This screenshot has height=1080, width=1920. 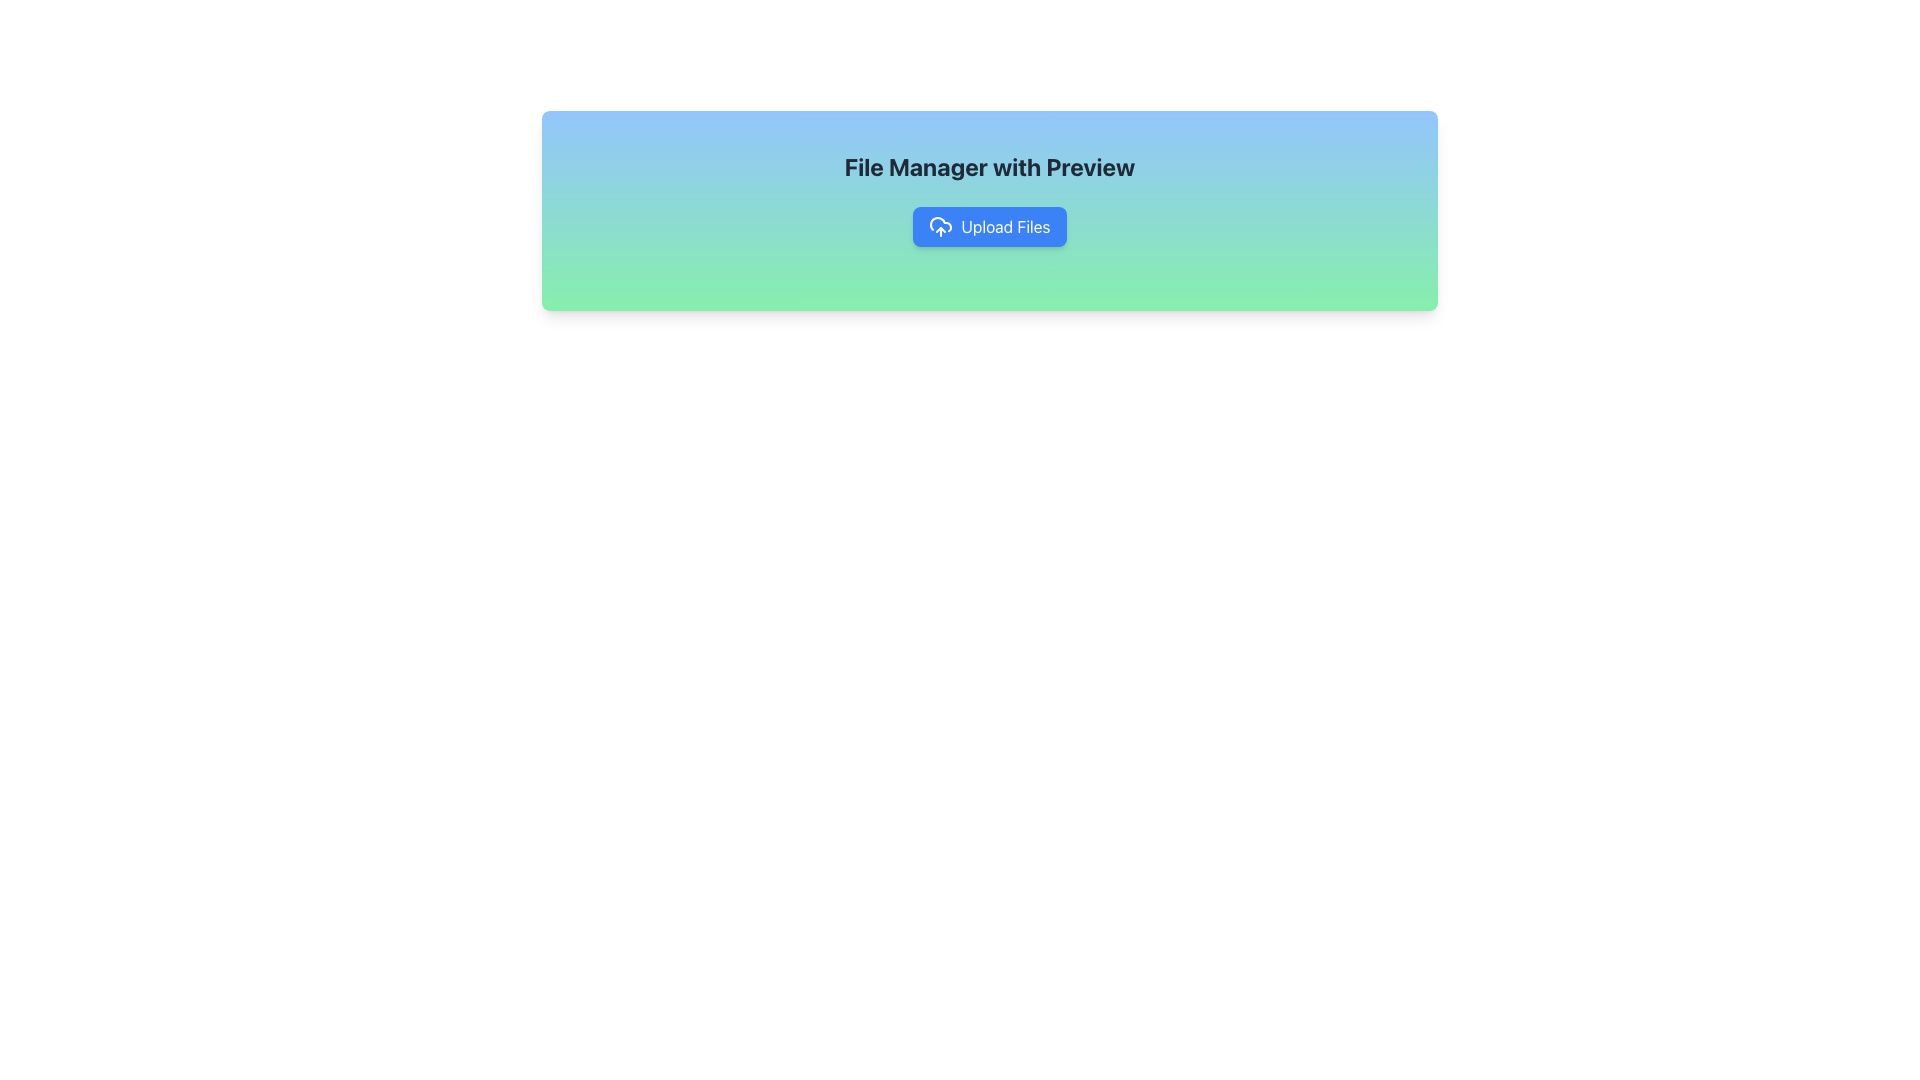 I want to click on the upload button in the header section of the file management interface, so click(x=989, y=211).